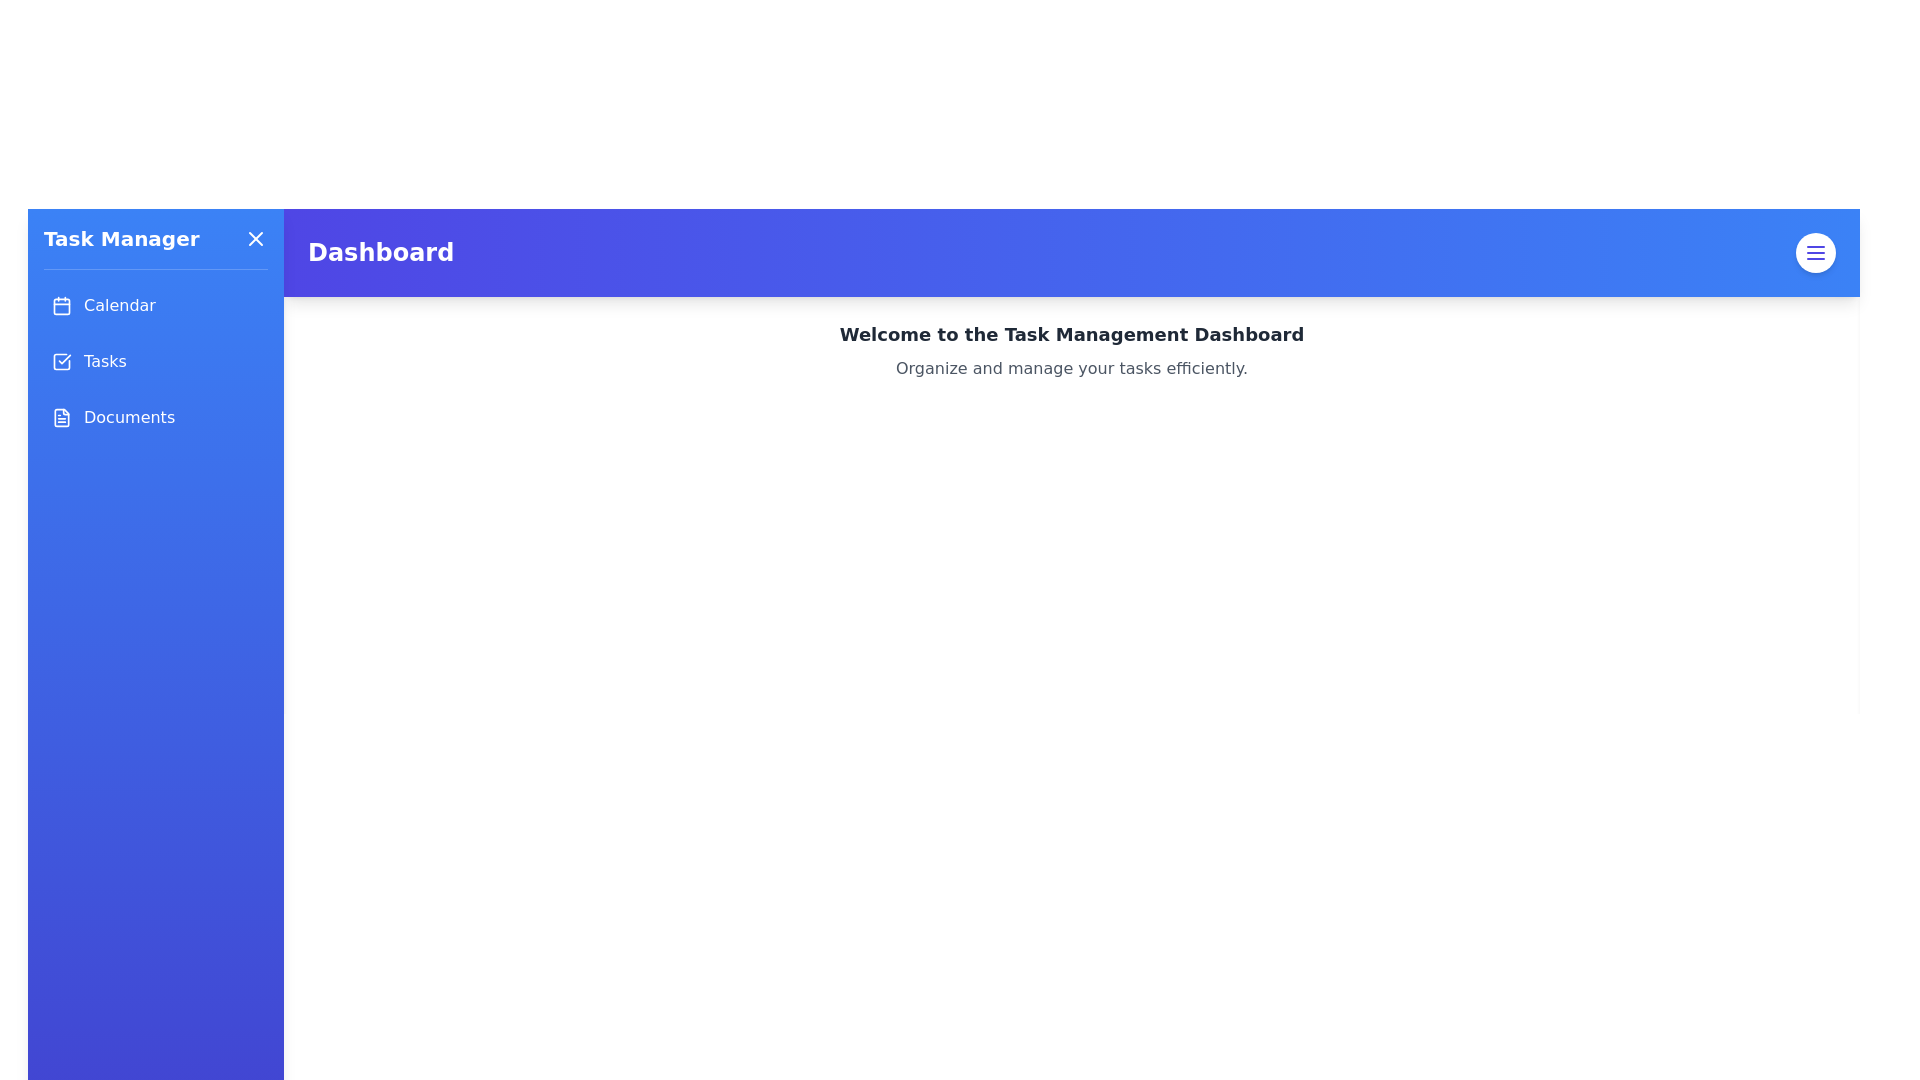 This screenshot has height=1080, width=1920. What do you see at coordinates (62, 305) in the screenshot?
I see `the decorative rectangle inside the calendar icon located in the left side navigation menu next to the 'Calendar' label` at bounding box center [62, 305].